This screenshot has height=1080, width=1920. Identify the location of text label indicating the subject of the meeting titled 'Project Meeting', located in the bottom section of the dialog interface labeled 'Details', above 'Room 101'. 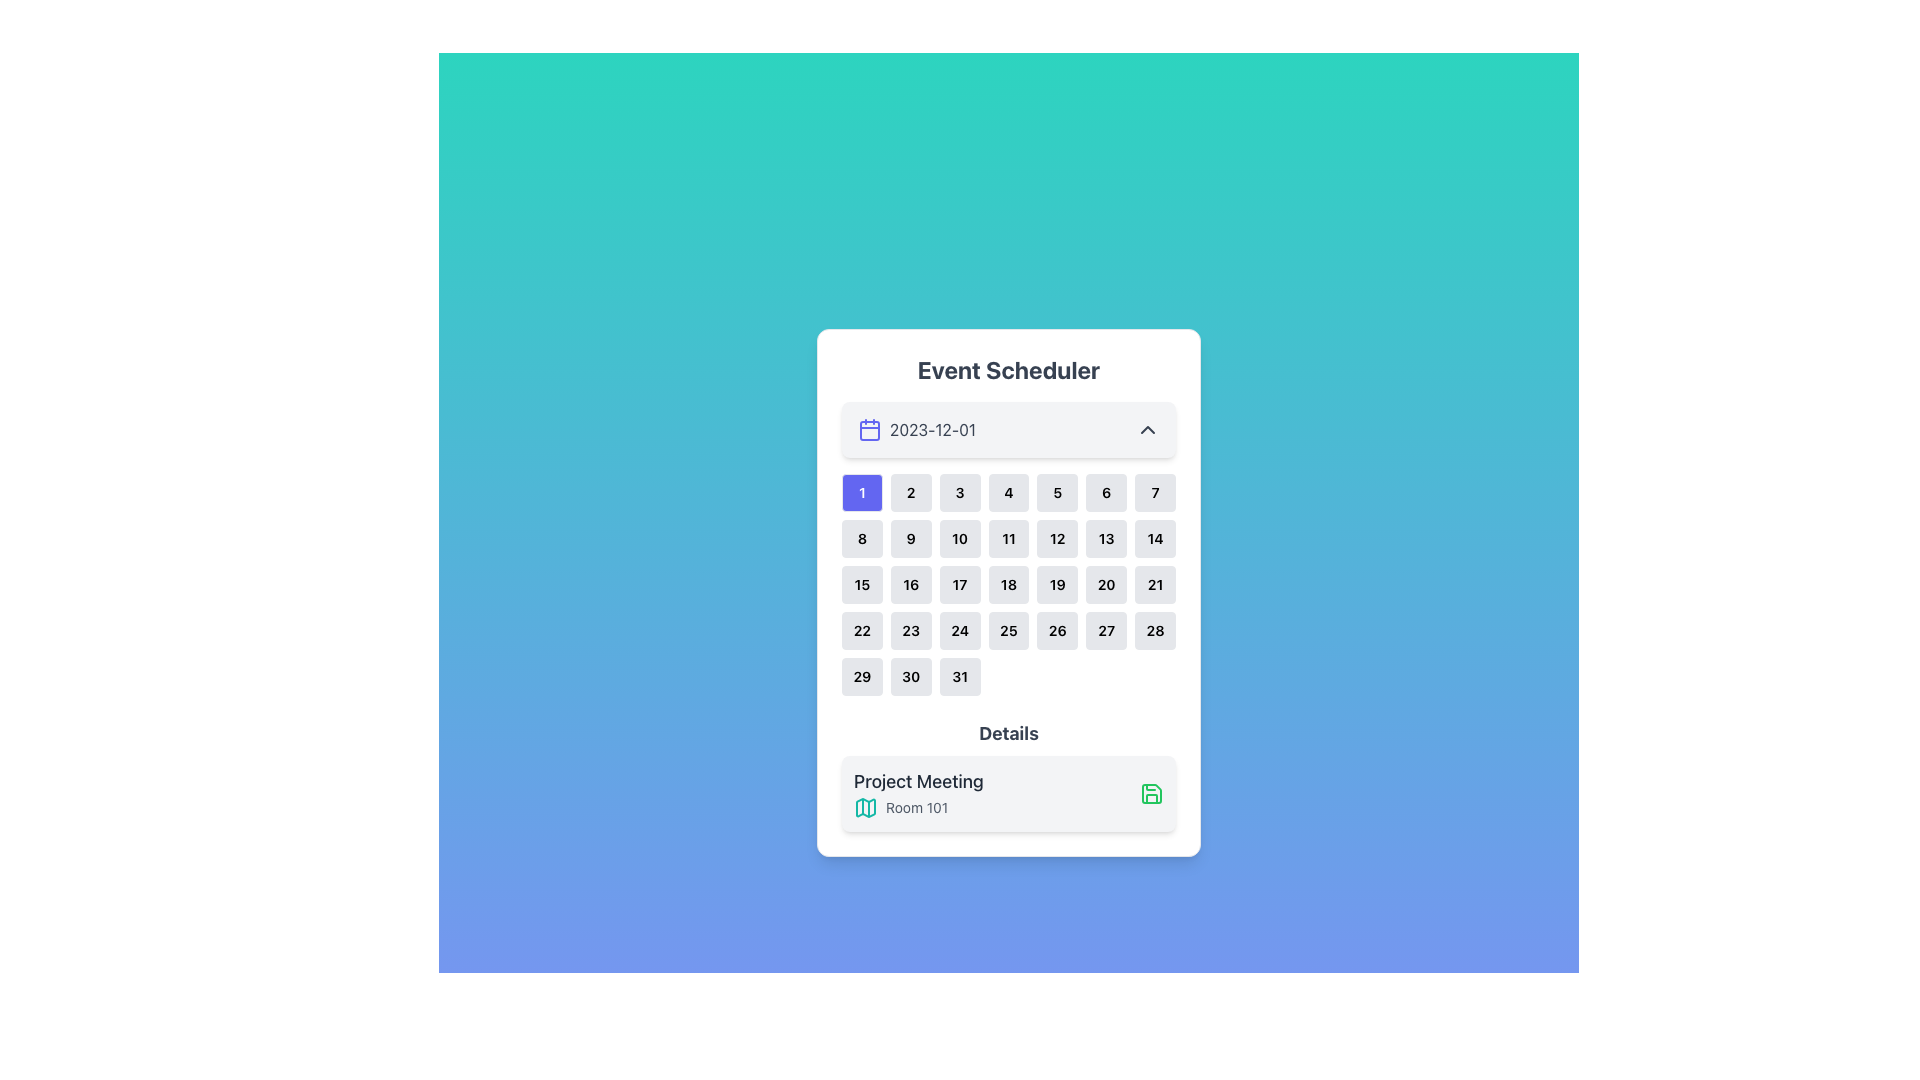
(917, 781).